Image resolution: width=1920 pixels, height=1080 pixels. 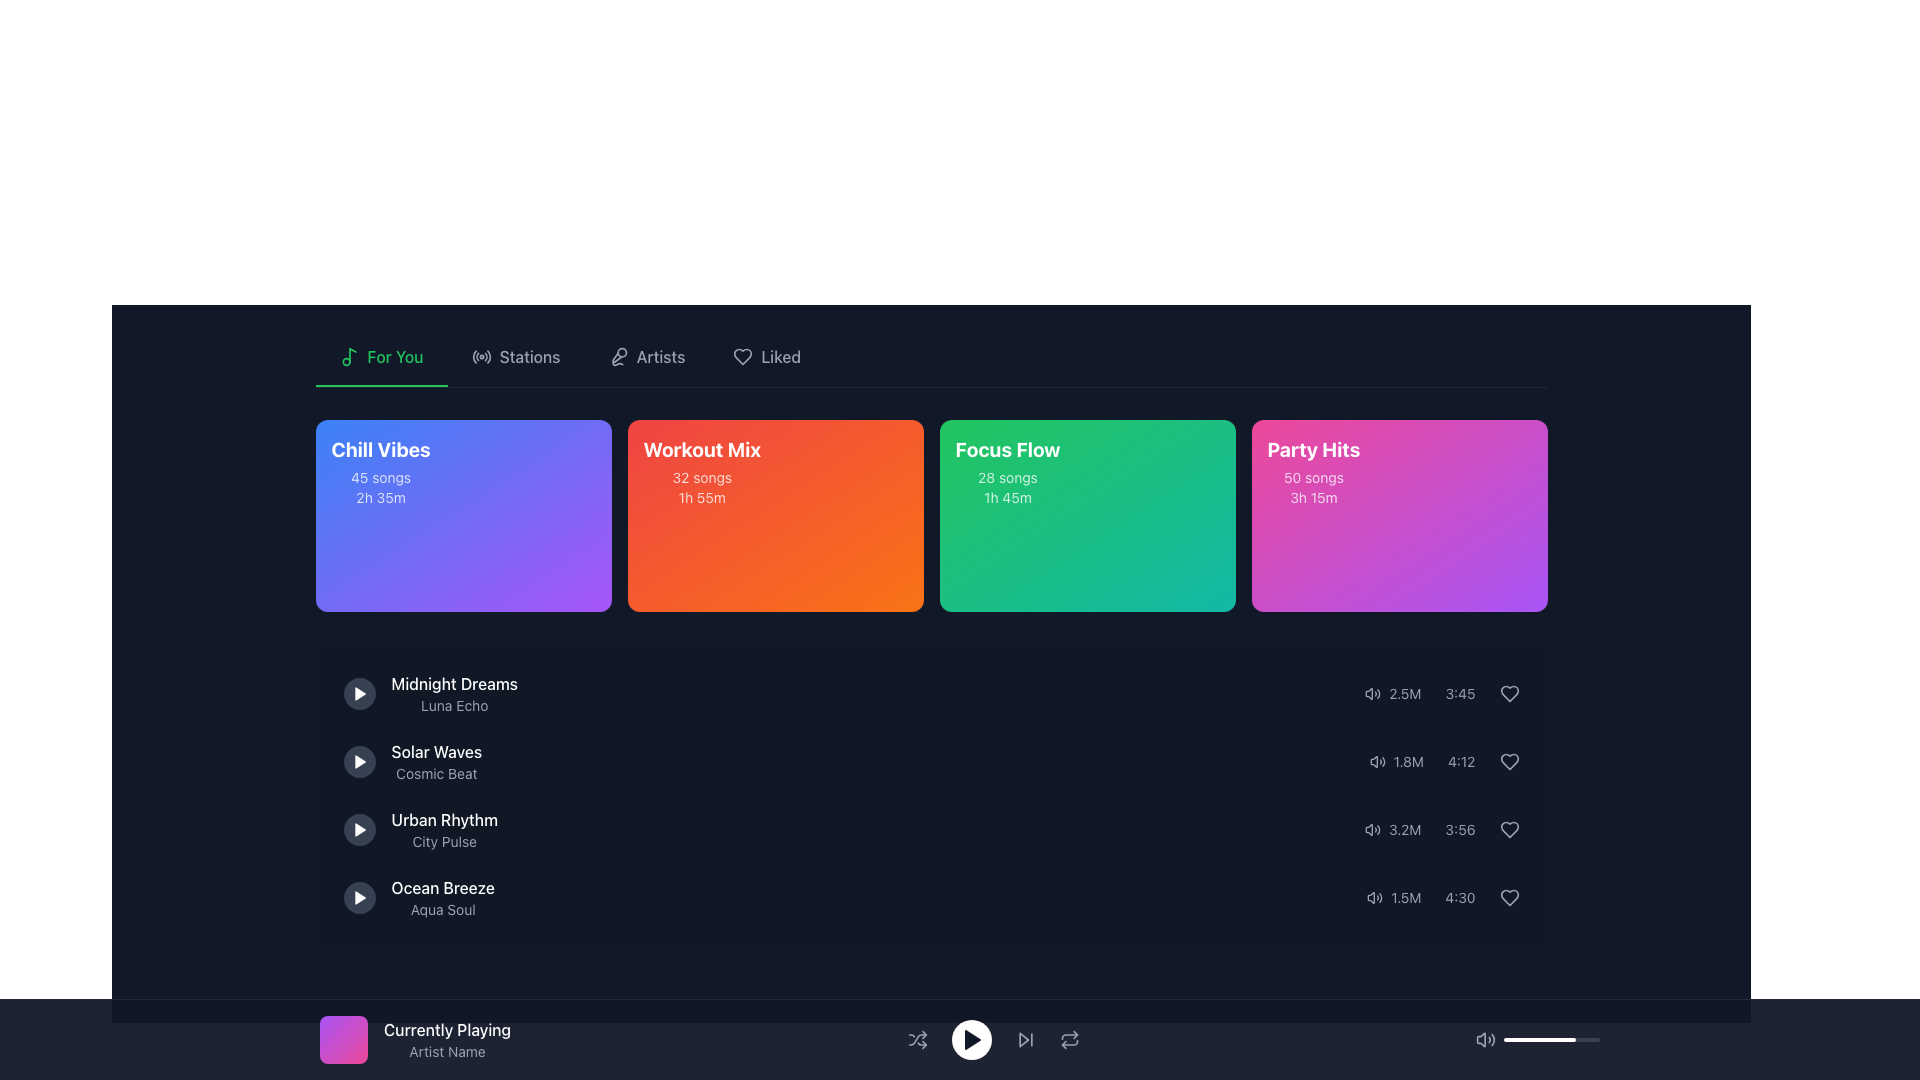 What do you see at coordinates (1008, 450) in the screenshot?
I see `the text label displaying 'Focus Flow' in bold, large font with a green background, which is located at the top center of the third card in a row of four cards` at bounding box center [1008, 450].